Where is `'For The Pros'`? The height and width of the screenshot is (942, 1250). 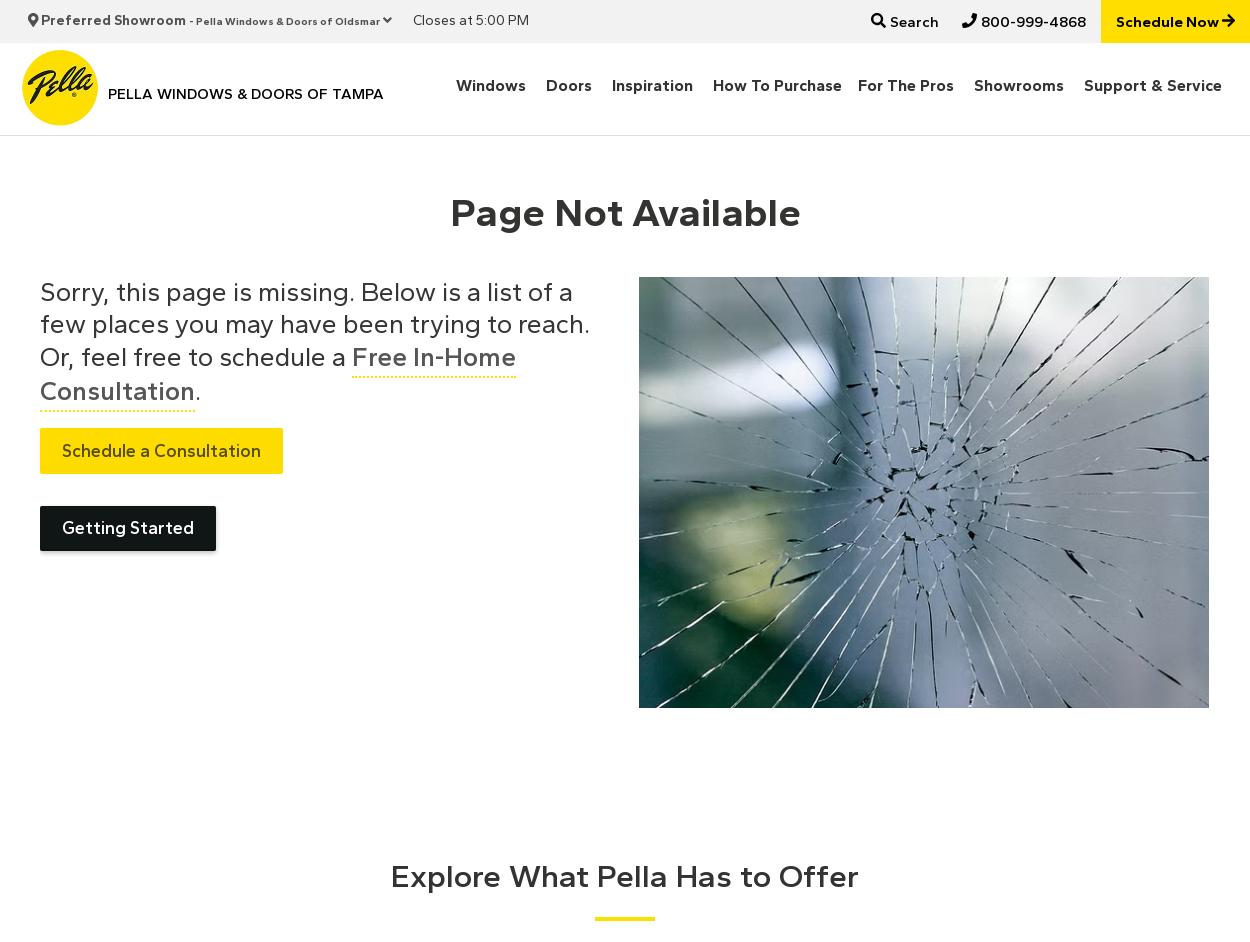 'For The Pros' is located at coordinates (906, 83).